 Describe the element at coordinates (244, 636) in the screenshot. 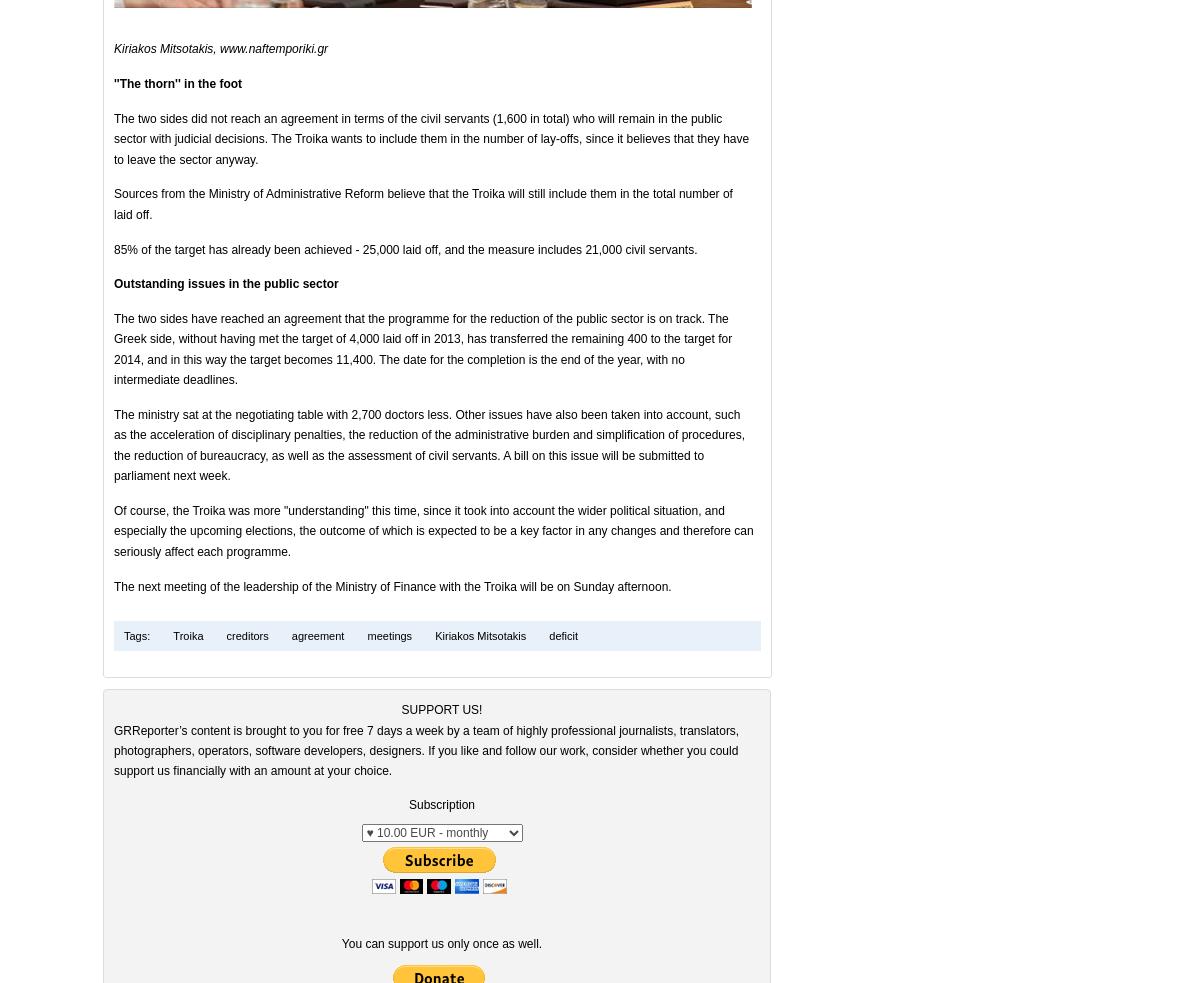

I see `'creditors'` at that location.